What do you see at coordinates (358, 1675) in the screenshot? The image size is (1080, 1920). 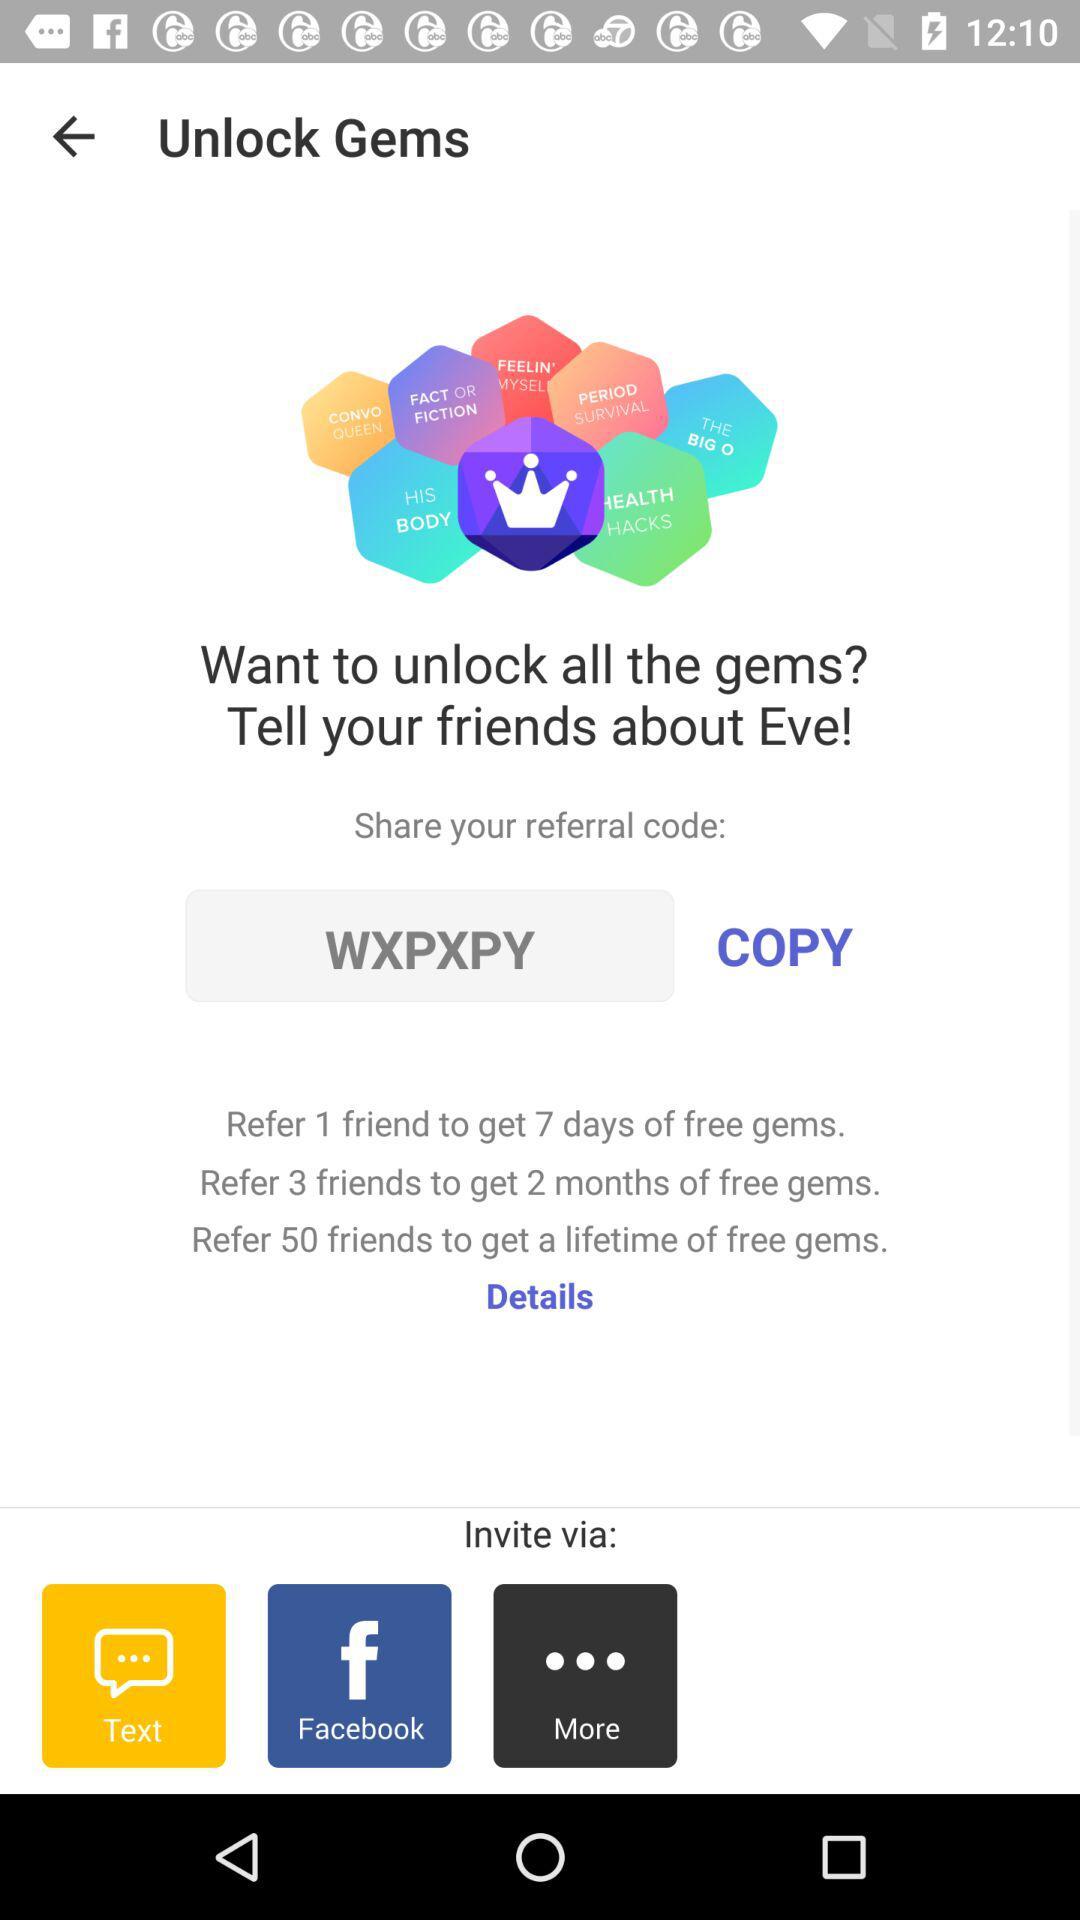 I see `button to invite via facebook` at bounding box center [358, 1675].